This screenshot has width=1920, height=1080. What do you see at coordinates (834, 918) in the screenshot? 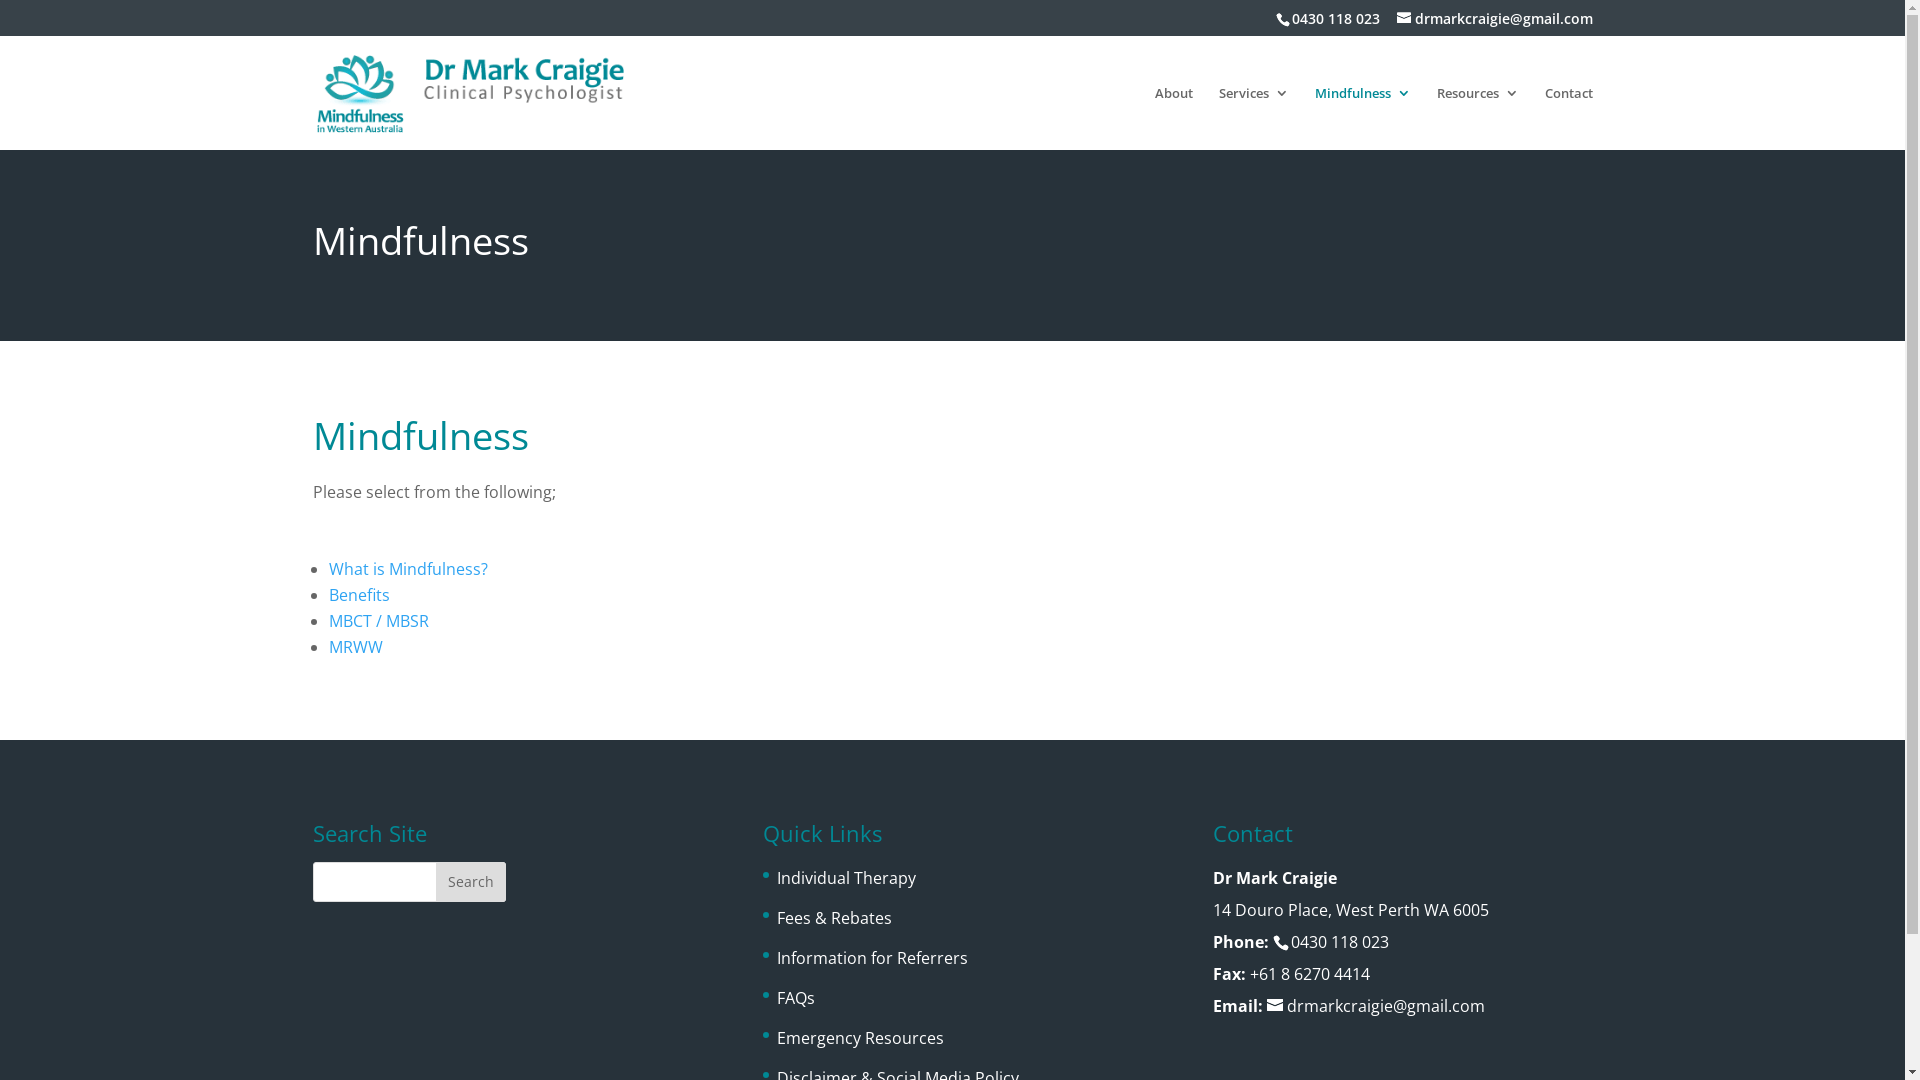
I see `'Fees & Rebates'` at bounding box center [834, 918].